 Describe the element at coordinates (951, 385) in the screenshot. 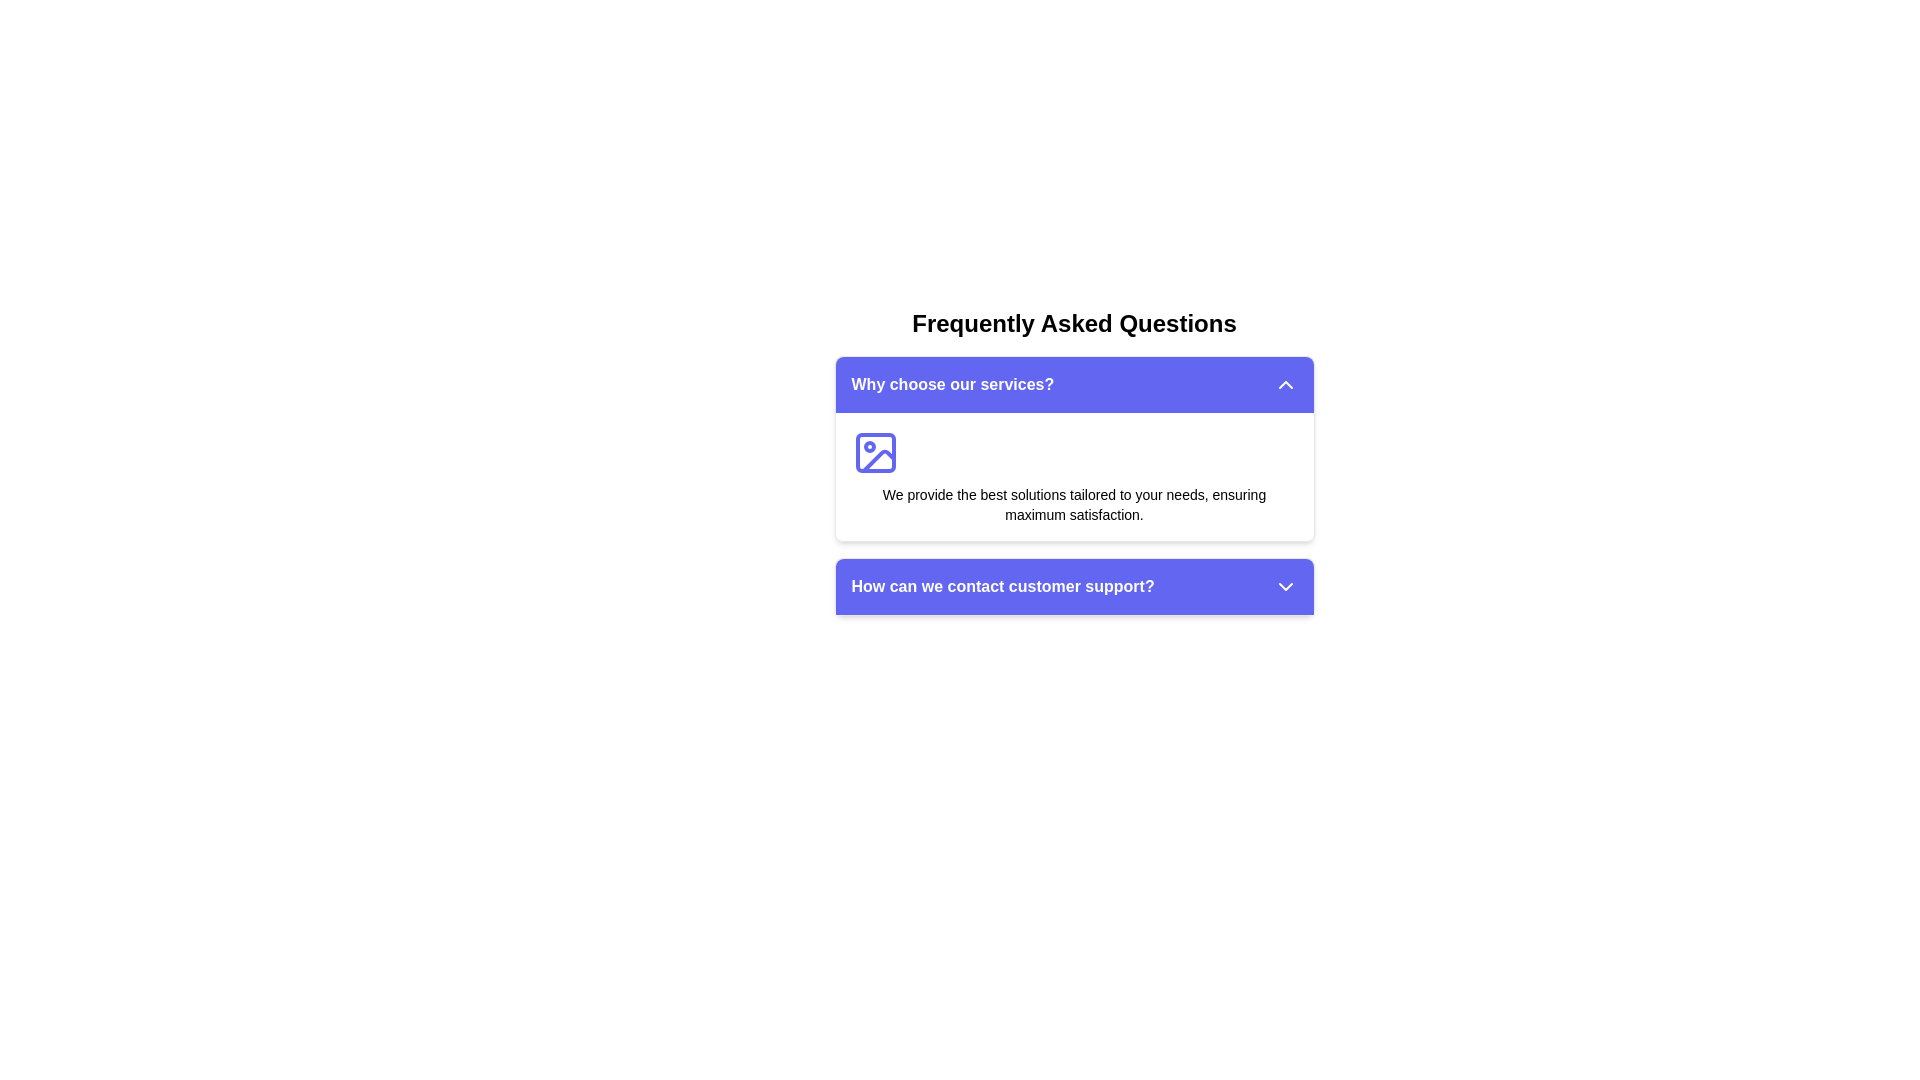

I see `text label displaying 'Why choose our services?' which is positioned on a purple background as part of the accordion header` at that location.